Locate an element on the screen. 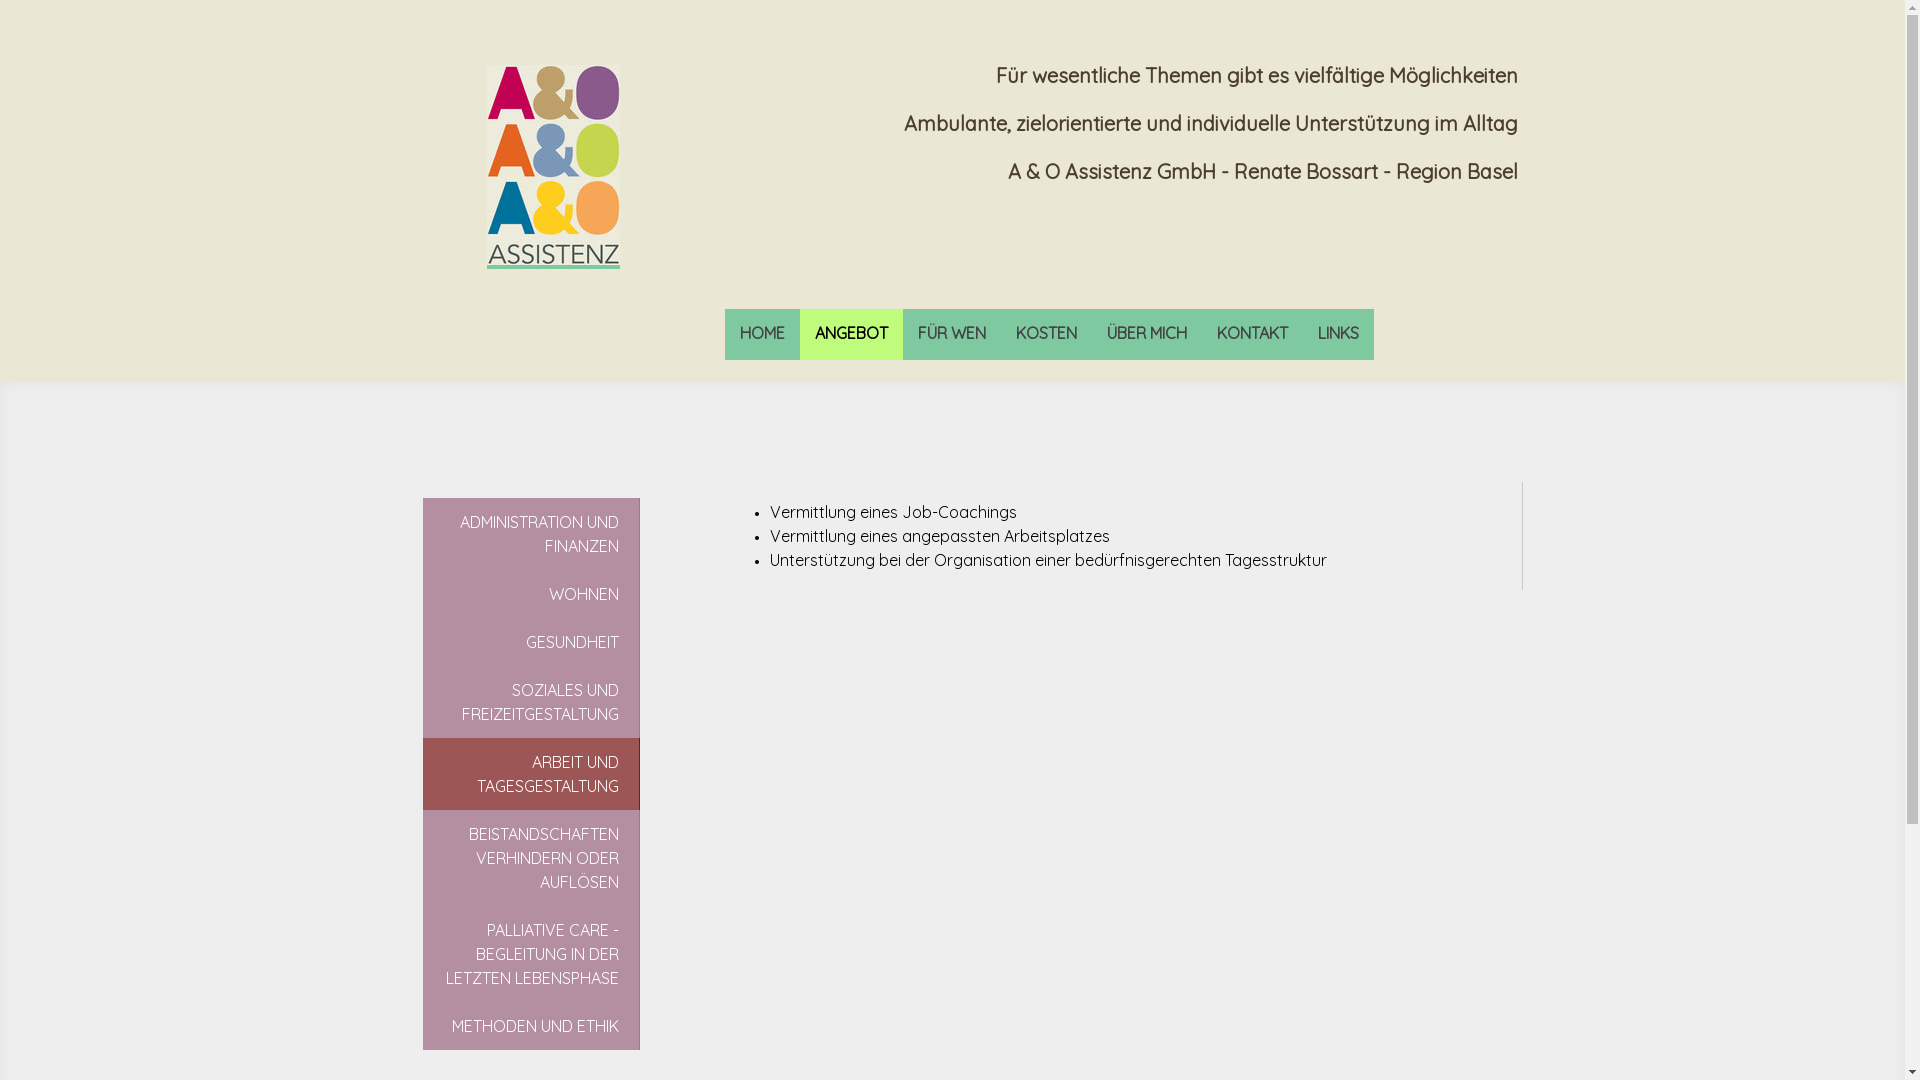 The image size is (1920, 1080). 'ADMINISTRATION UND FINANZEN' is located at coordinates (531, 532).